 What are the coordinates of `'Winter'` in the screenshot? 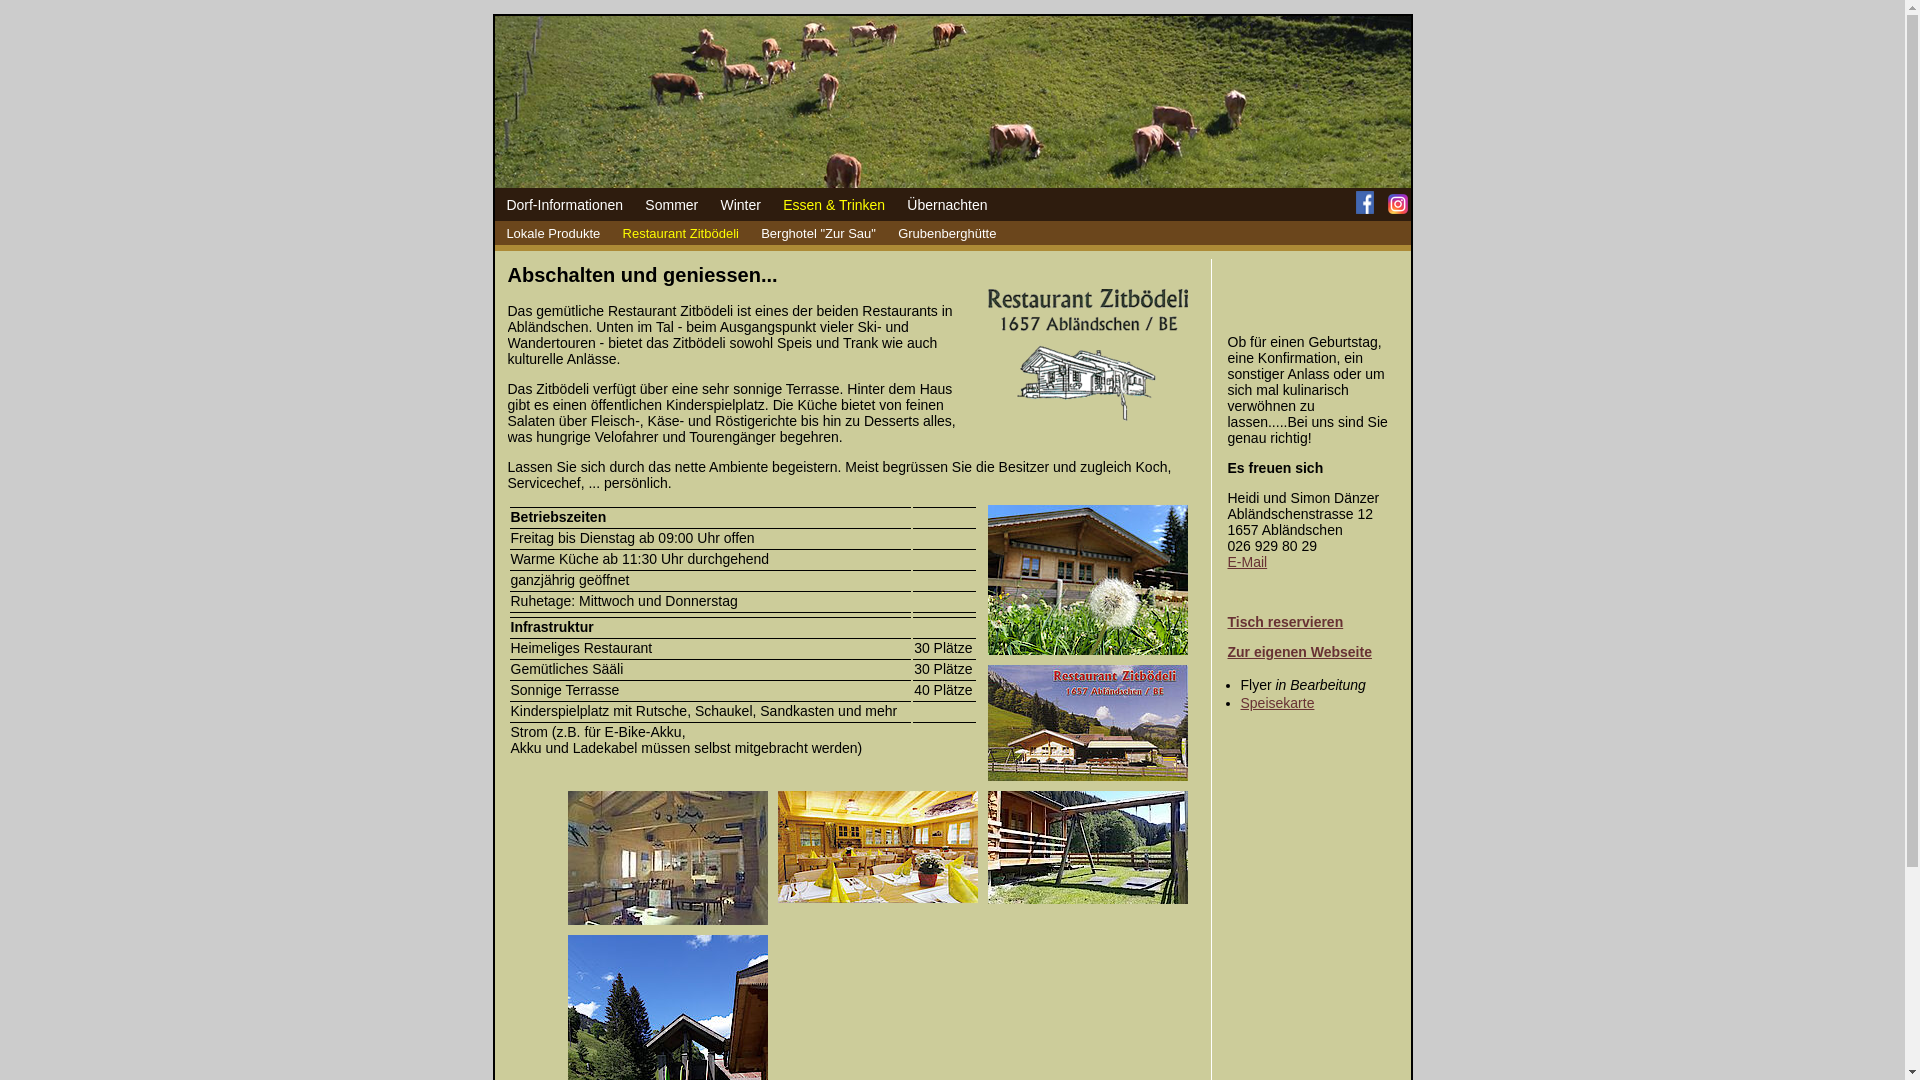 It's located at (738, 204).